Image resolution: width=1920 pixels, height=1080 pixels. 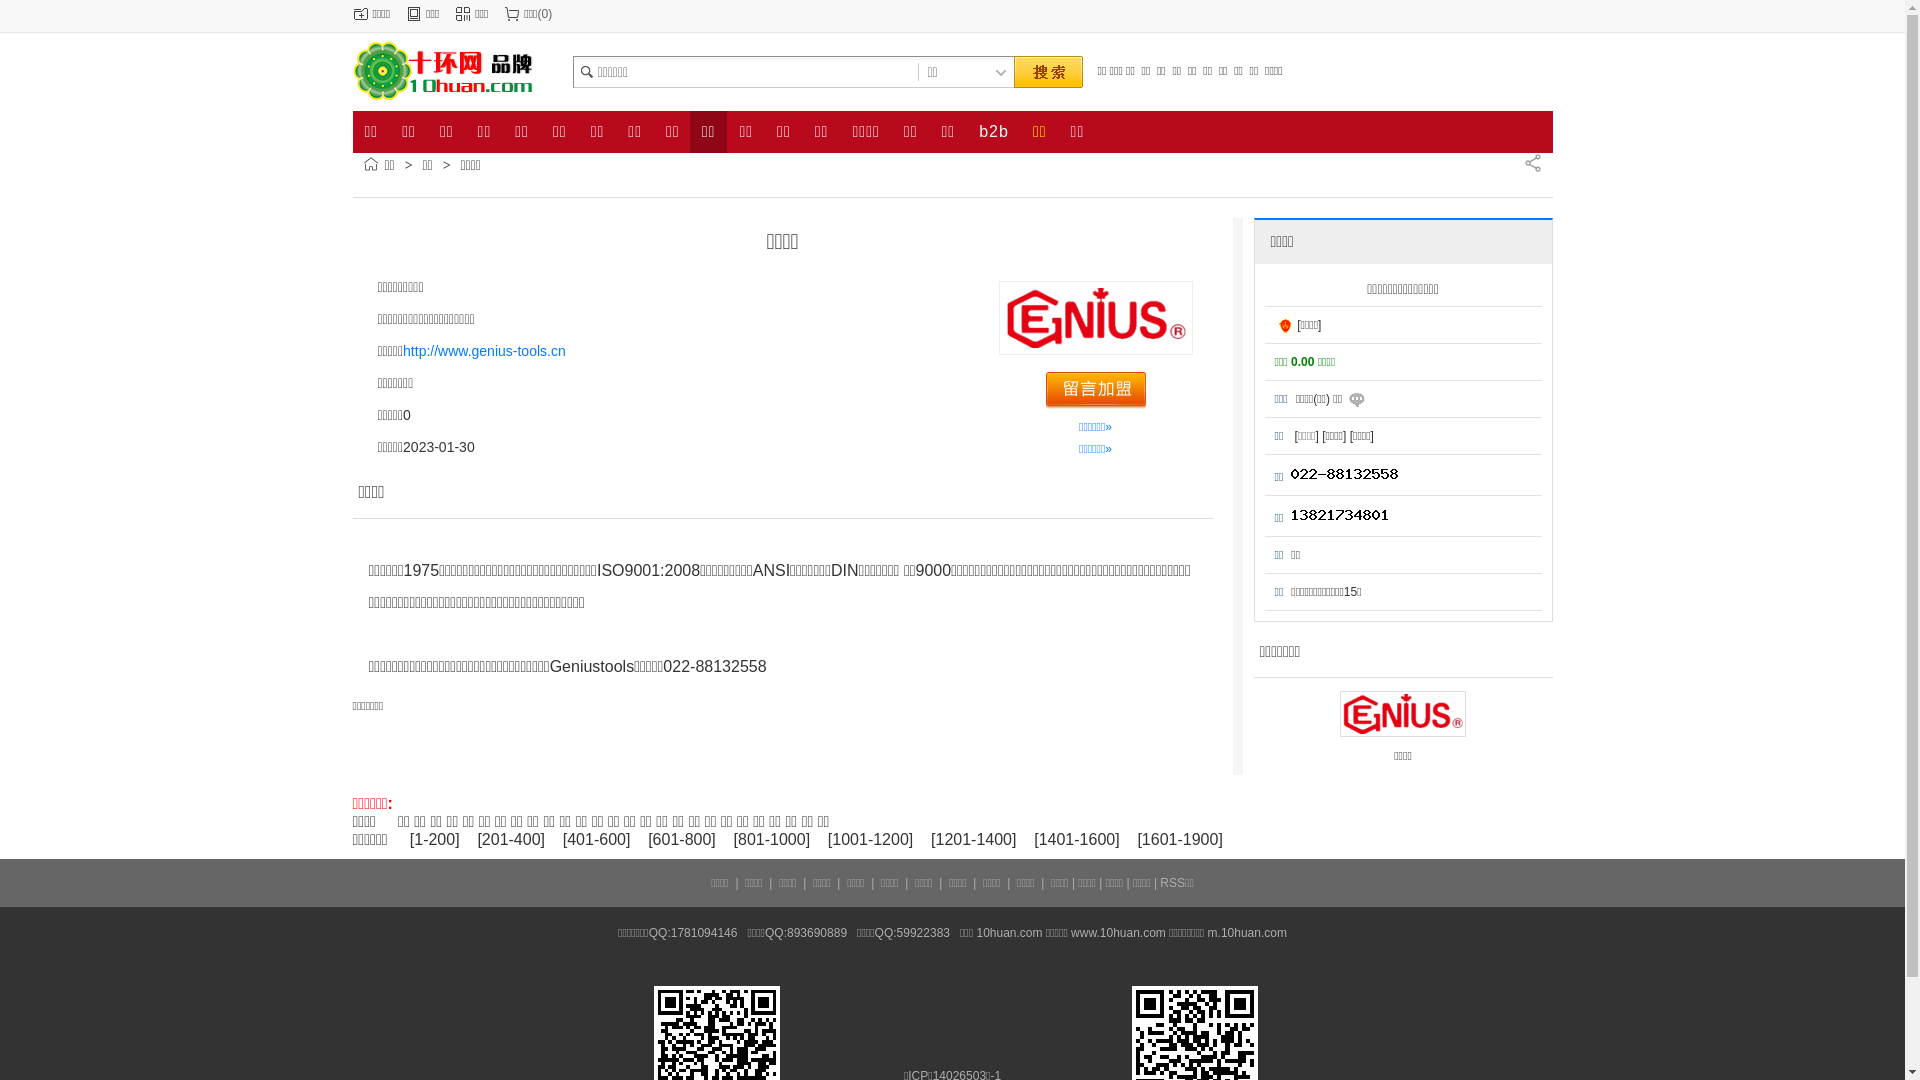 I want to click on 'm.10huan.com', so click(x=1246, y=933).